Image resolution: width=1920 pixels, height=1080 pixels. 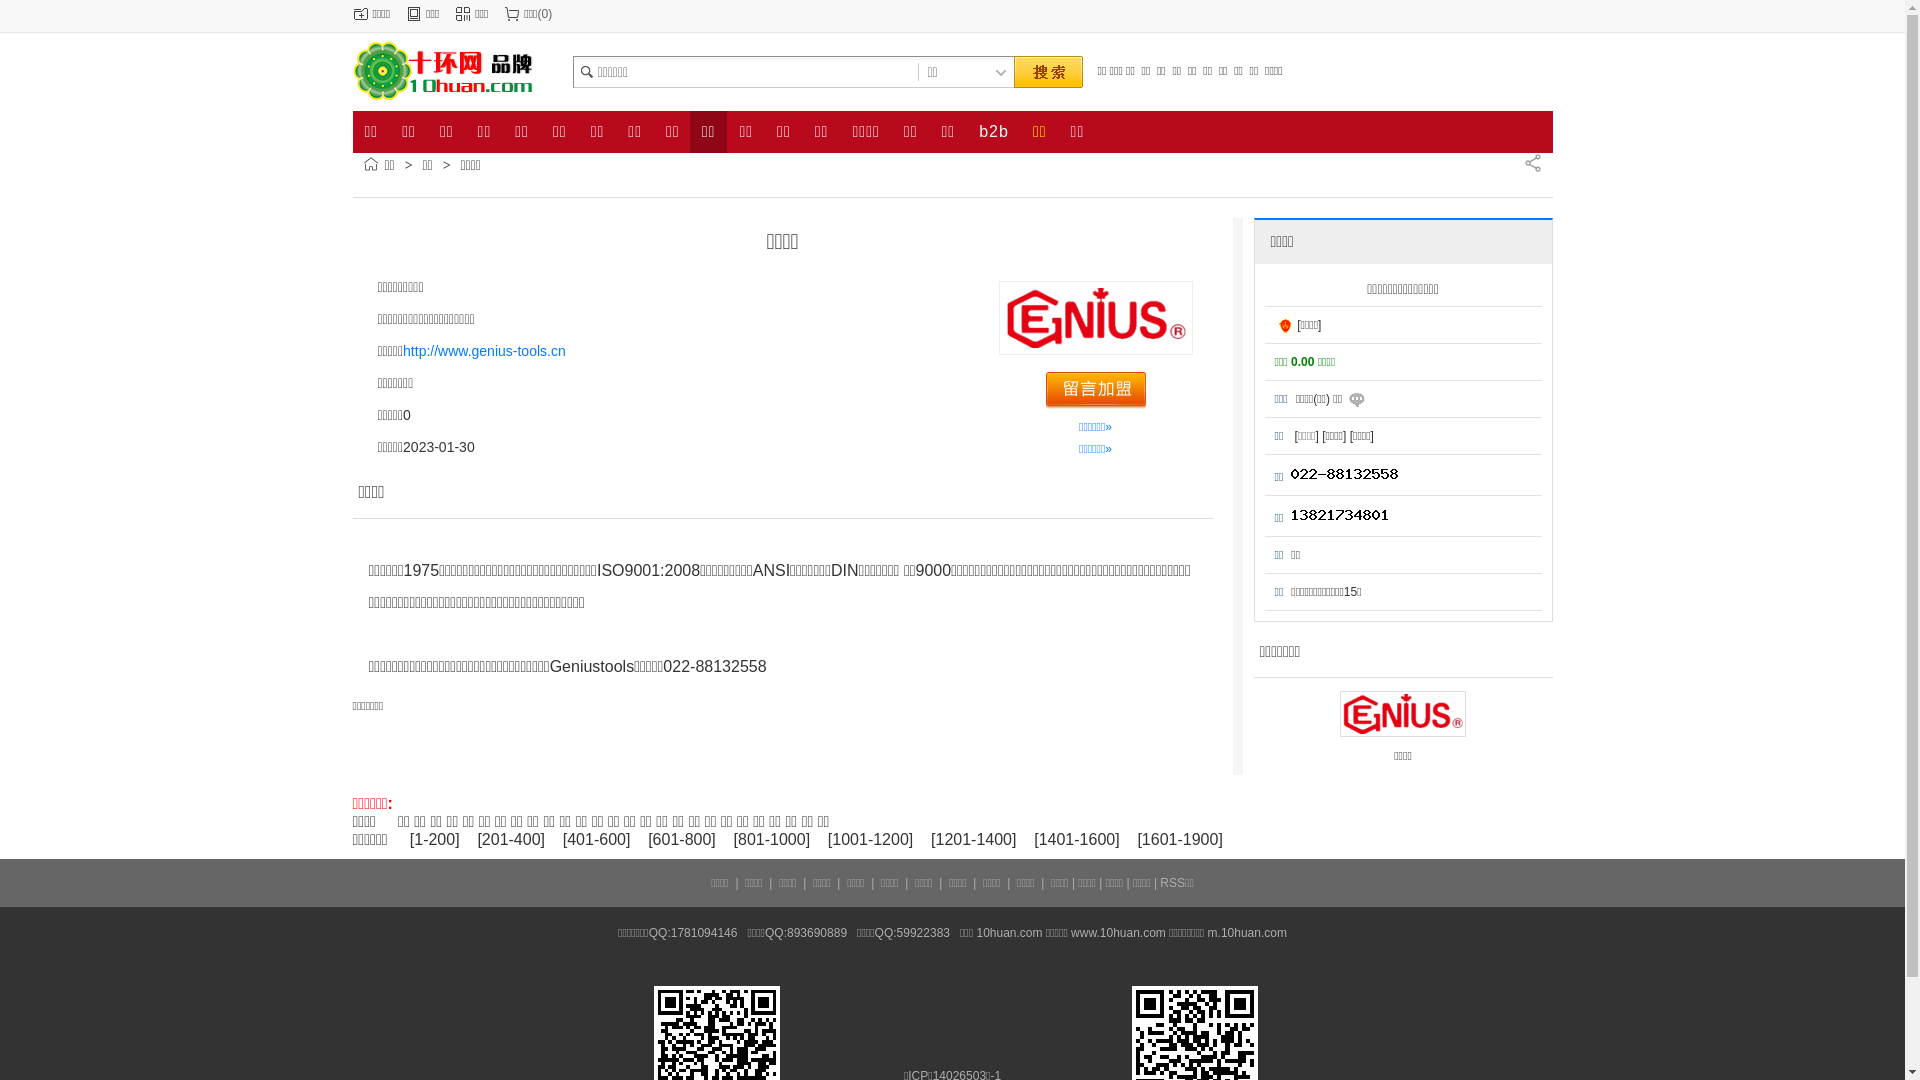 I want to click on 'm.10huan.com', so click(x=1246, y=933).